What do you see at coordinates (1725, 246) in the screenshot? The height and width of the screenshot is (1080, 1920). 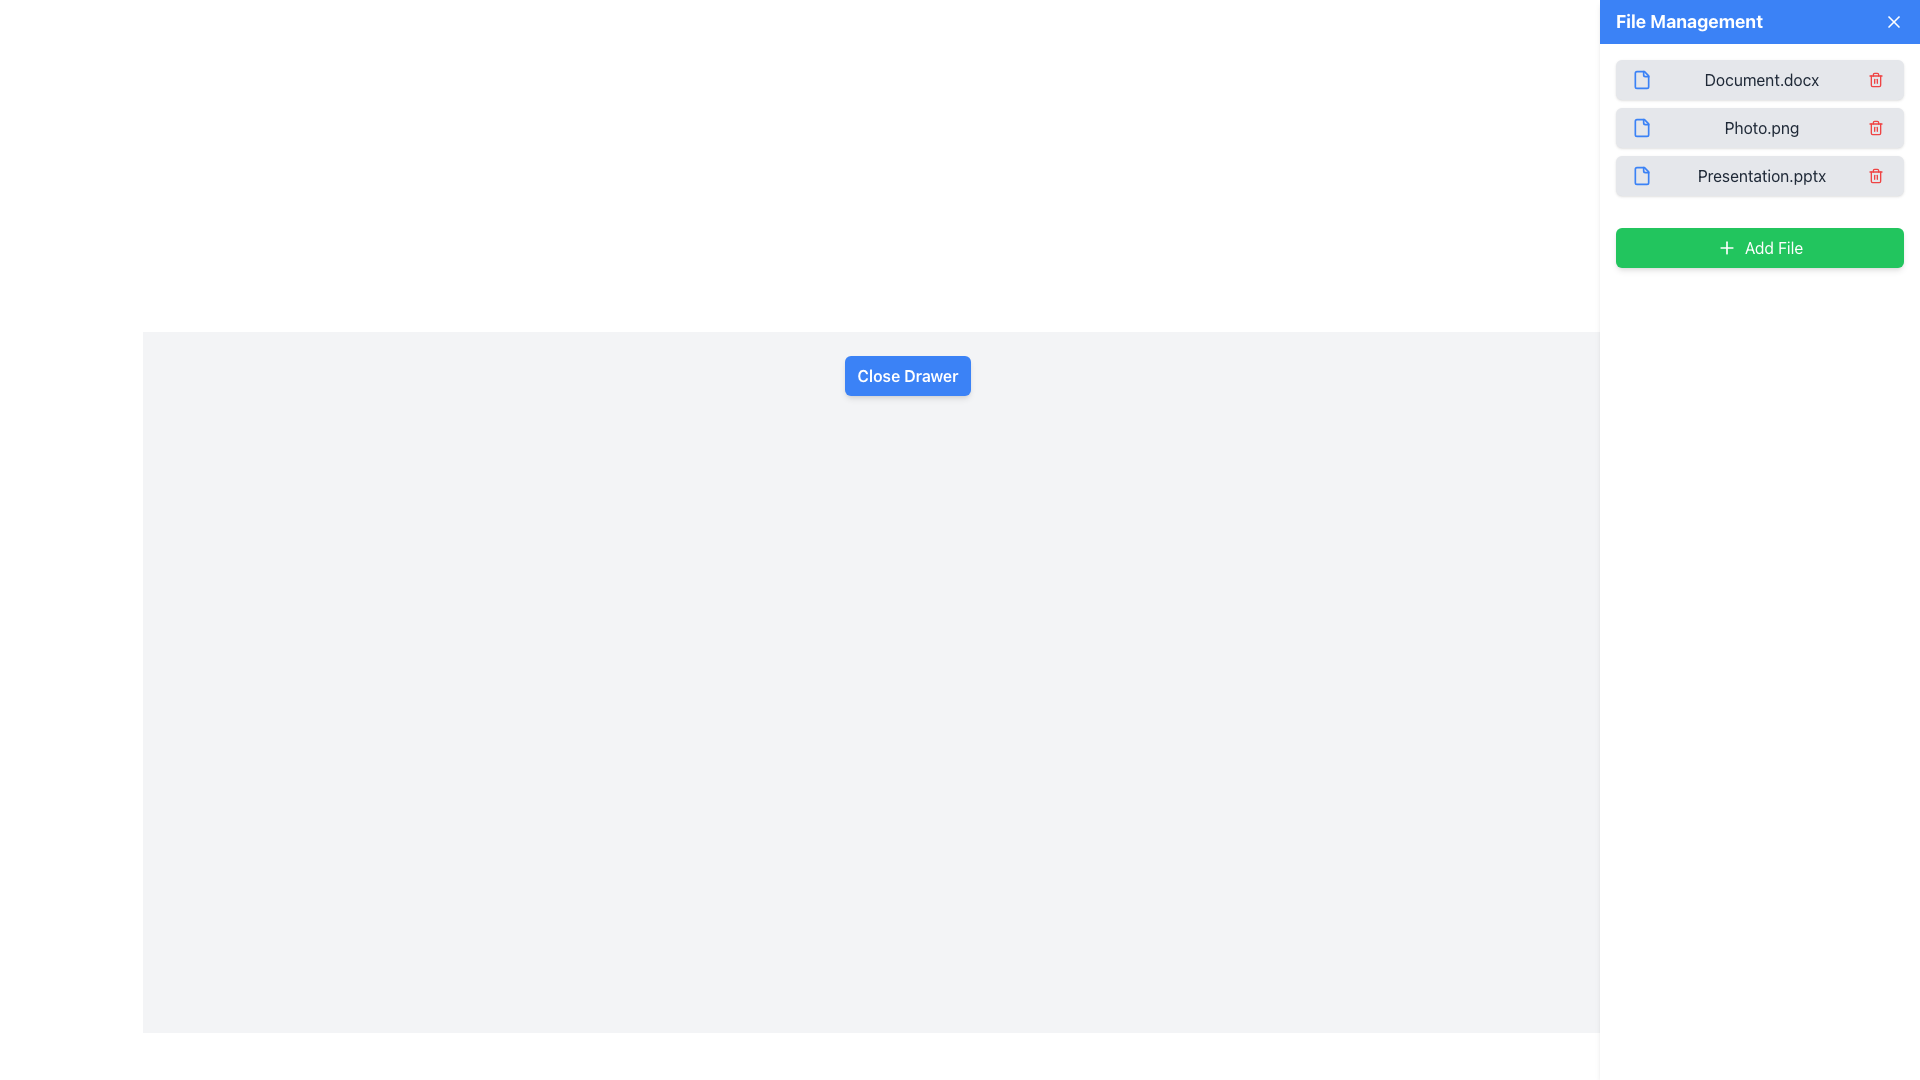 I see `the plus '+' icon within the green 'Add File' button located in the lower right corner of the interface` at bounding box center [1725, 246].